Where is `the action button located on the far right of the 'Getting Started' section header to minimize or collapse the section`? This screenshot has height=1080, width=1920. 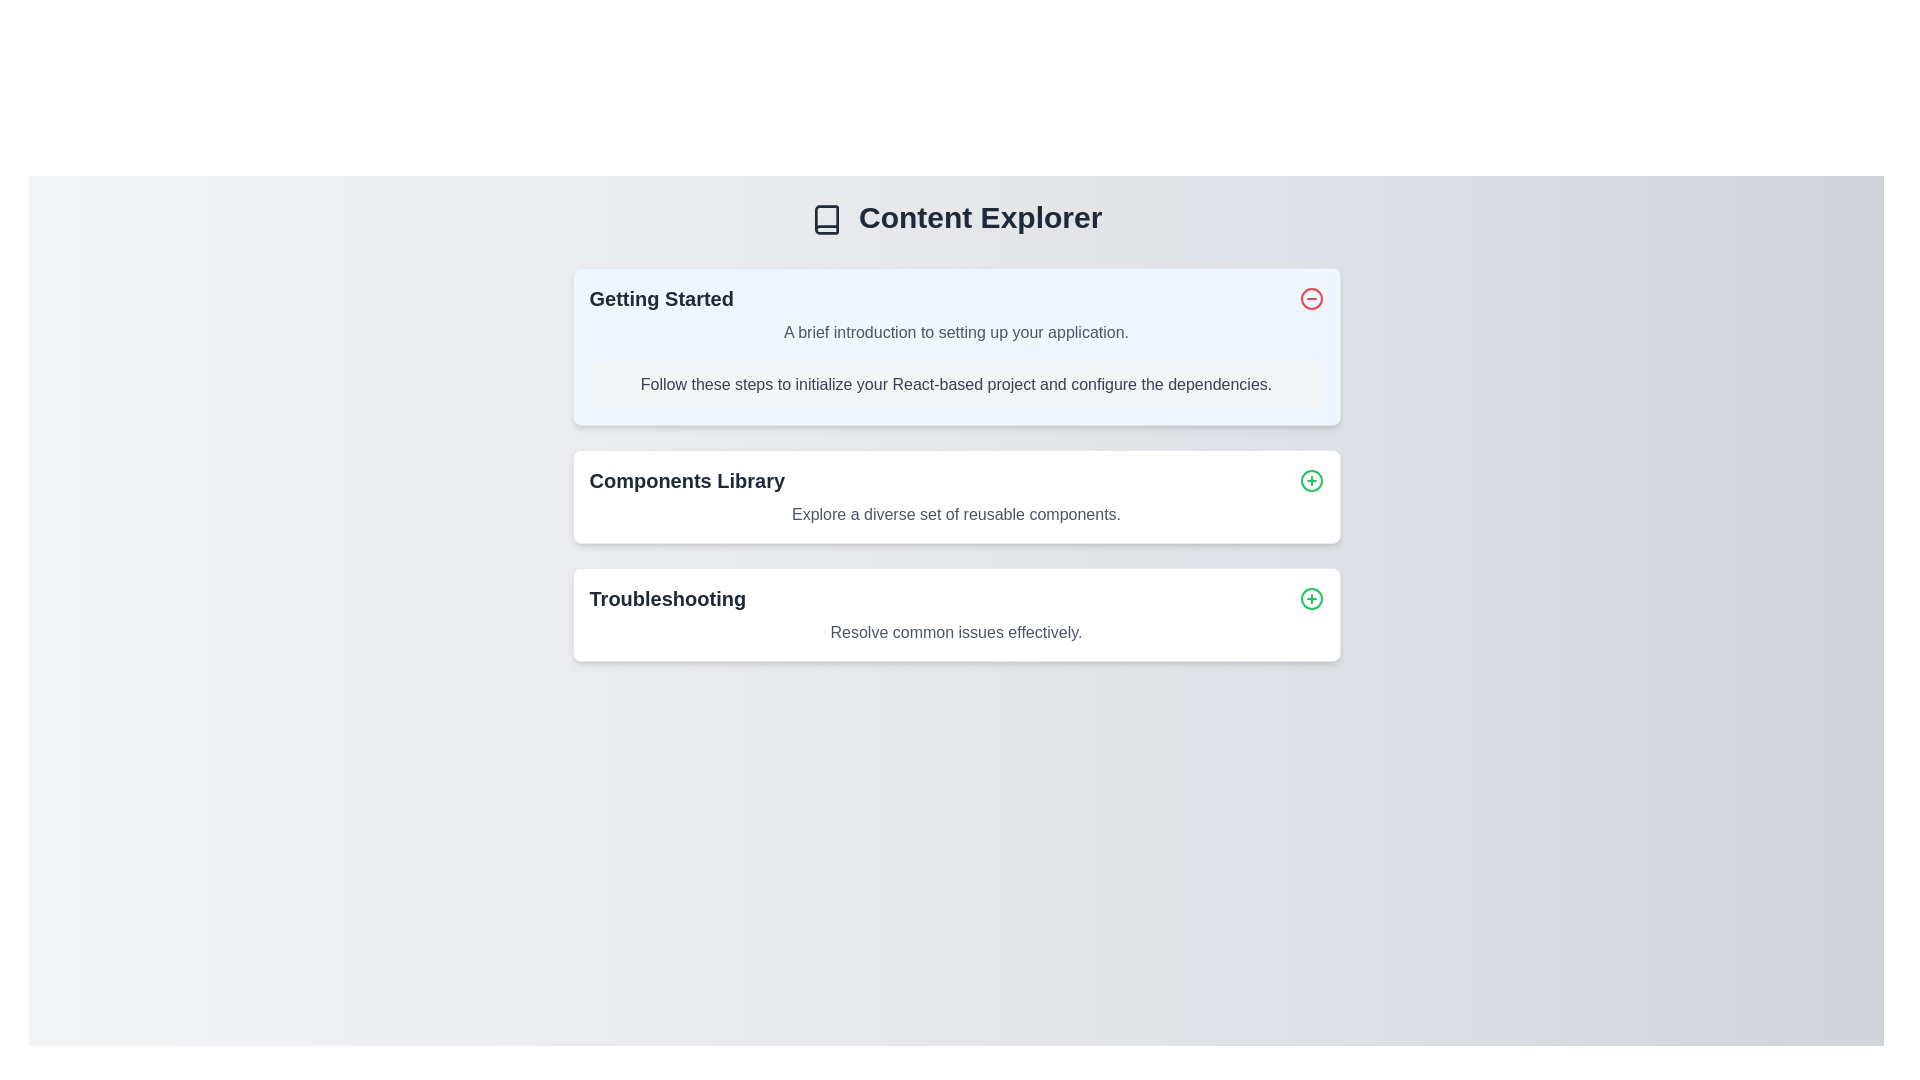
the action button located on the far right of the 'Getting Started' section header to minimize or collapse the section is located at coordinates (1311, 299).